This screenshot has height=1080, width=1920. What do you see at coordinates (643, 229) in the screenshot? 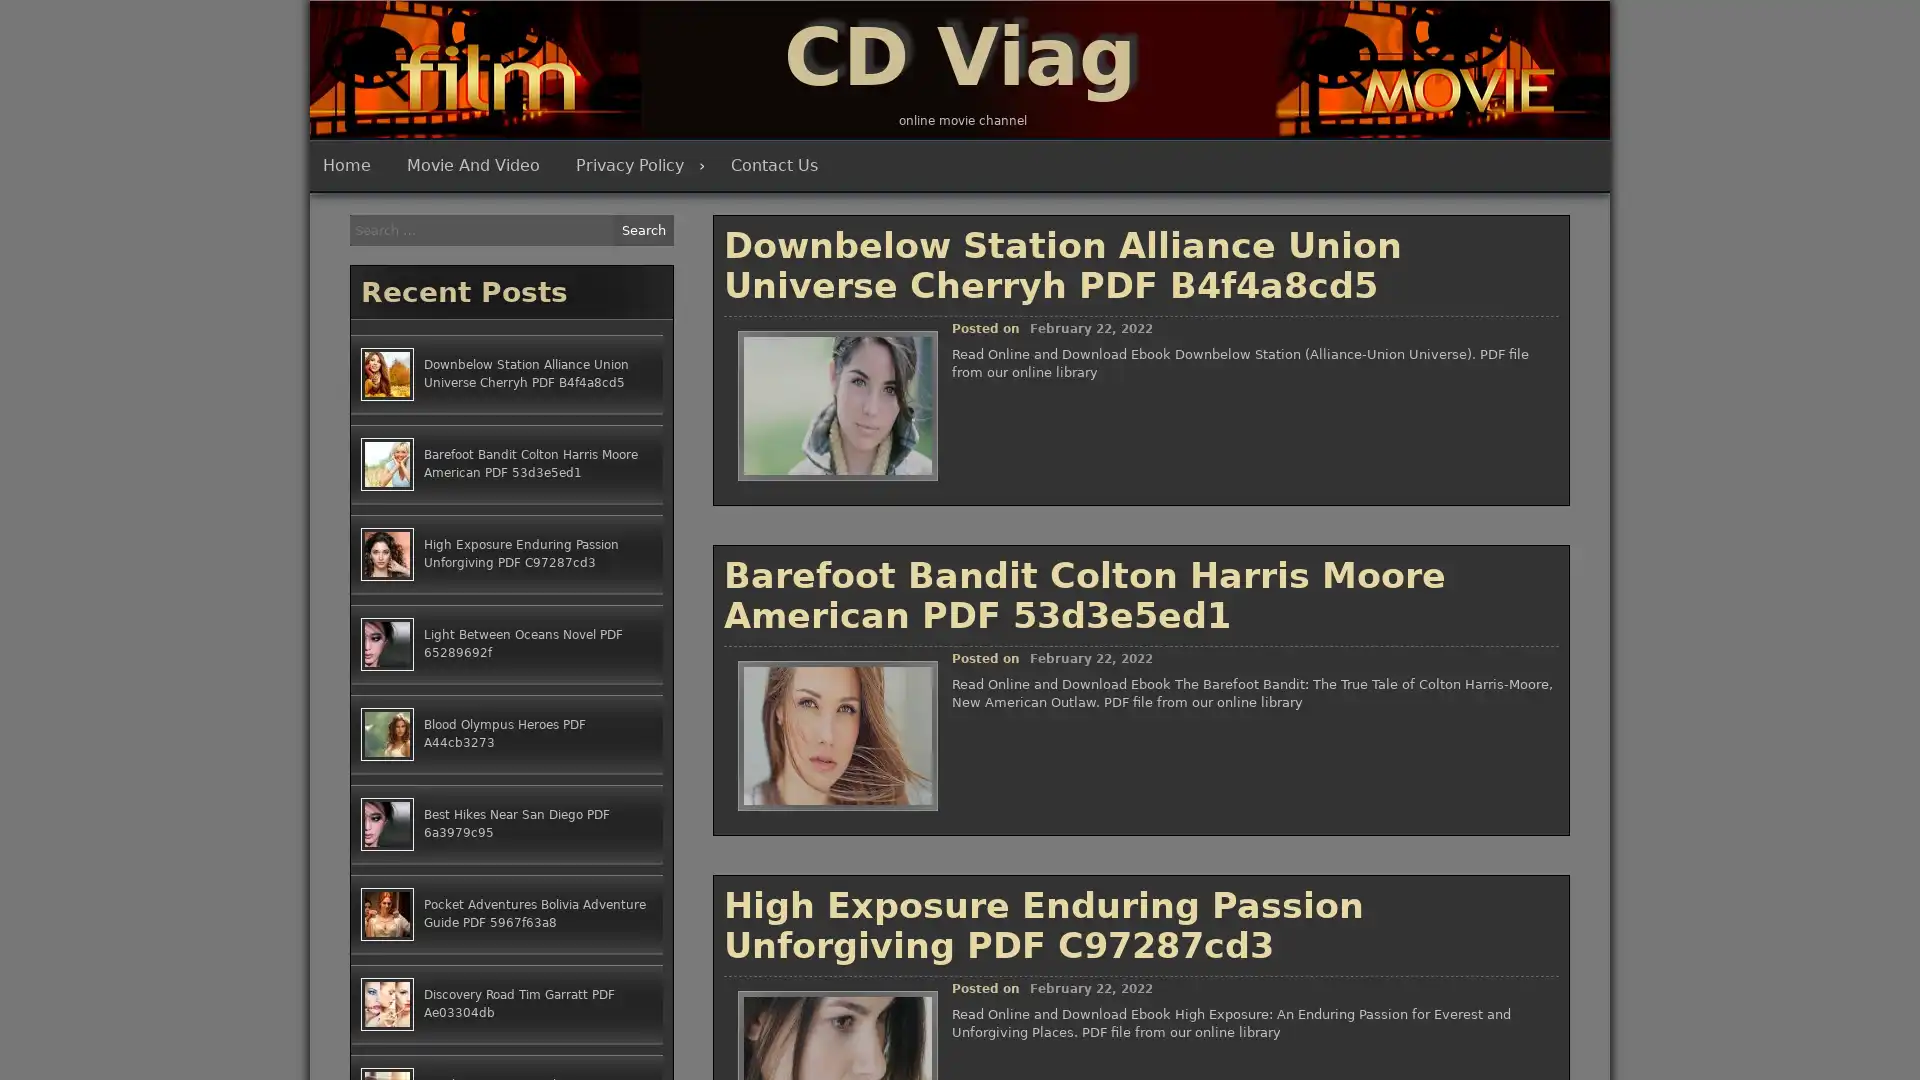
I see `Search` at bounding box center [643, 229].